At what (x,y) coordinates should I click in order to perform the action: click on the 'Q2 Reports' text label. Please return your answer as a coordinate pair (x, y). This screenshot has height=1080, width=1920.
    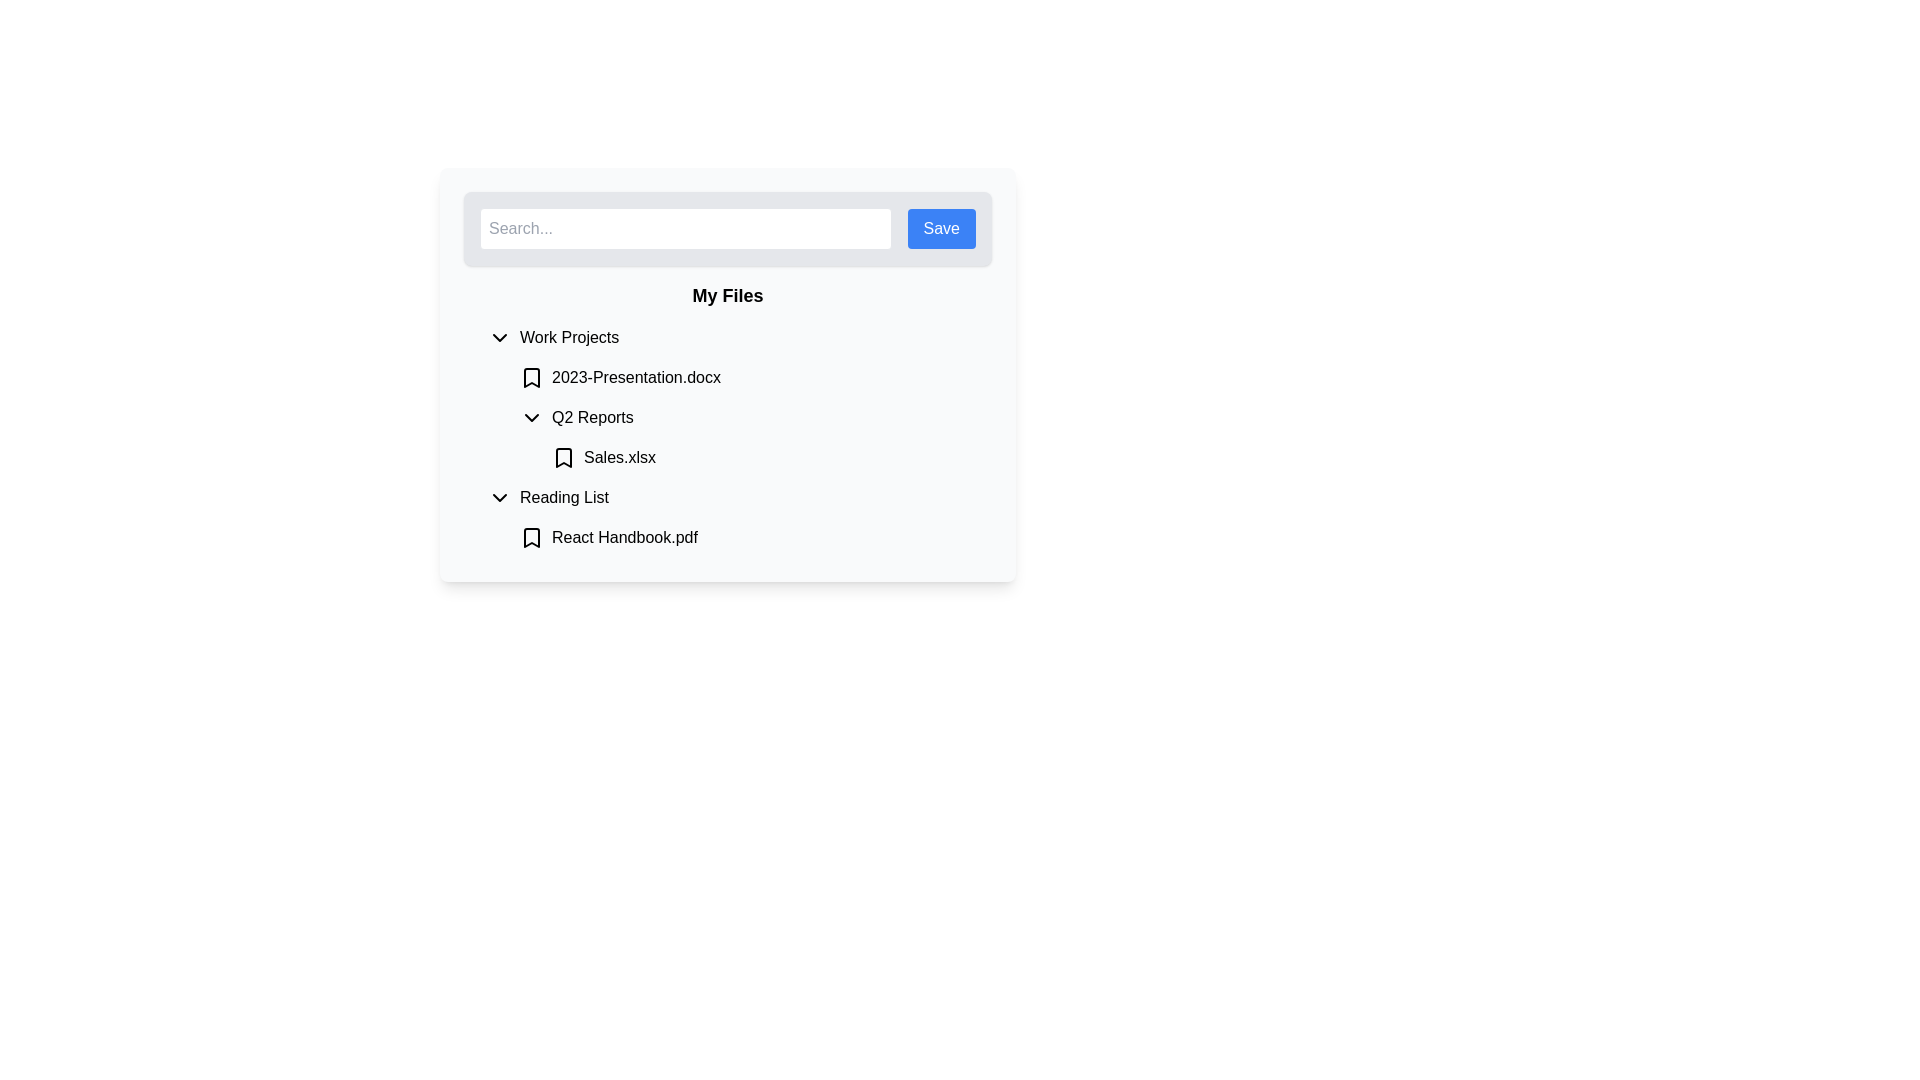
    Looking at the image, I should click on (591, 416).